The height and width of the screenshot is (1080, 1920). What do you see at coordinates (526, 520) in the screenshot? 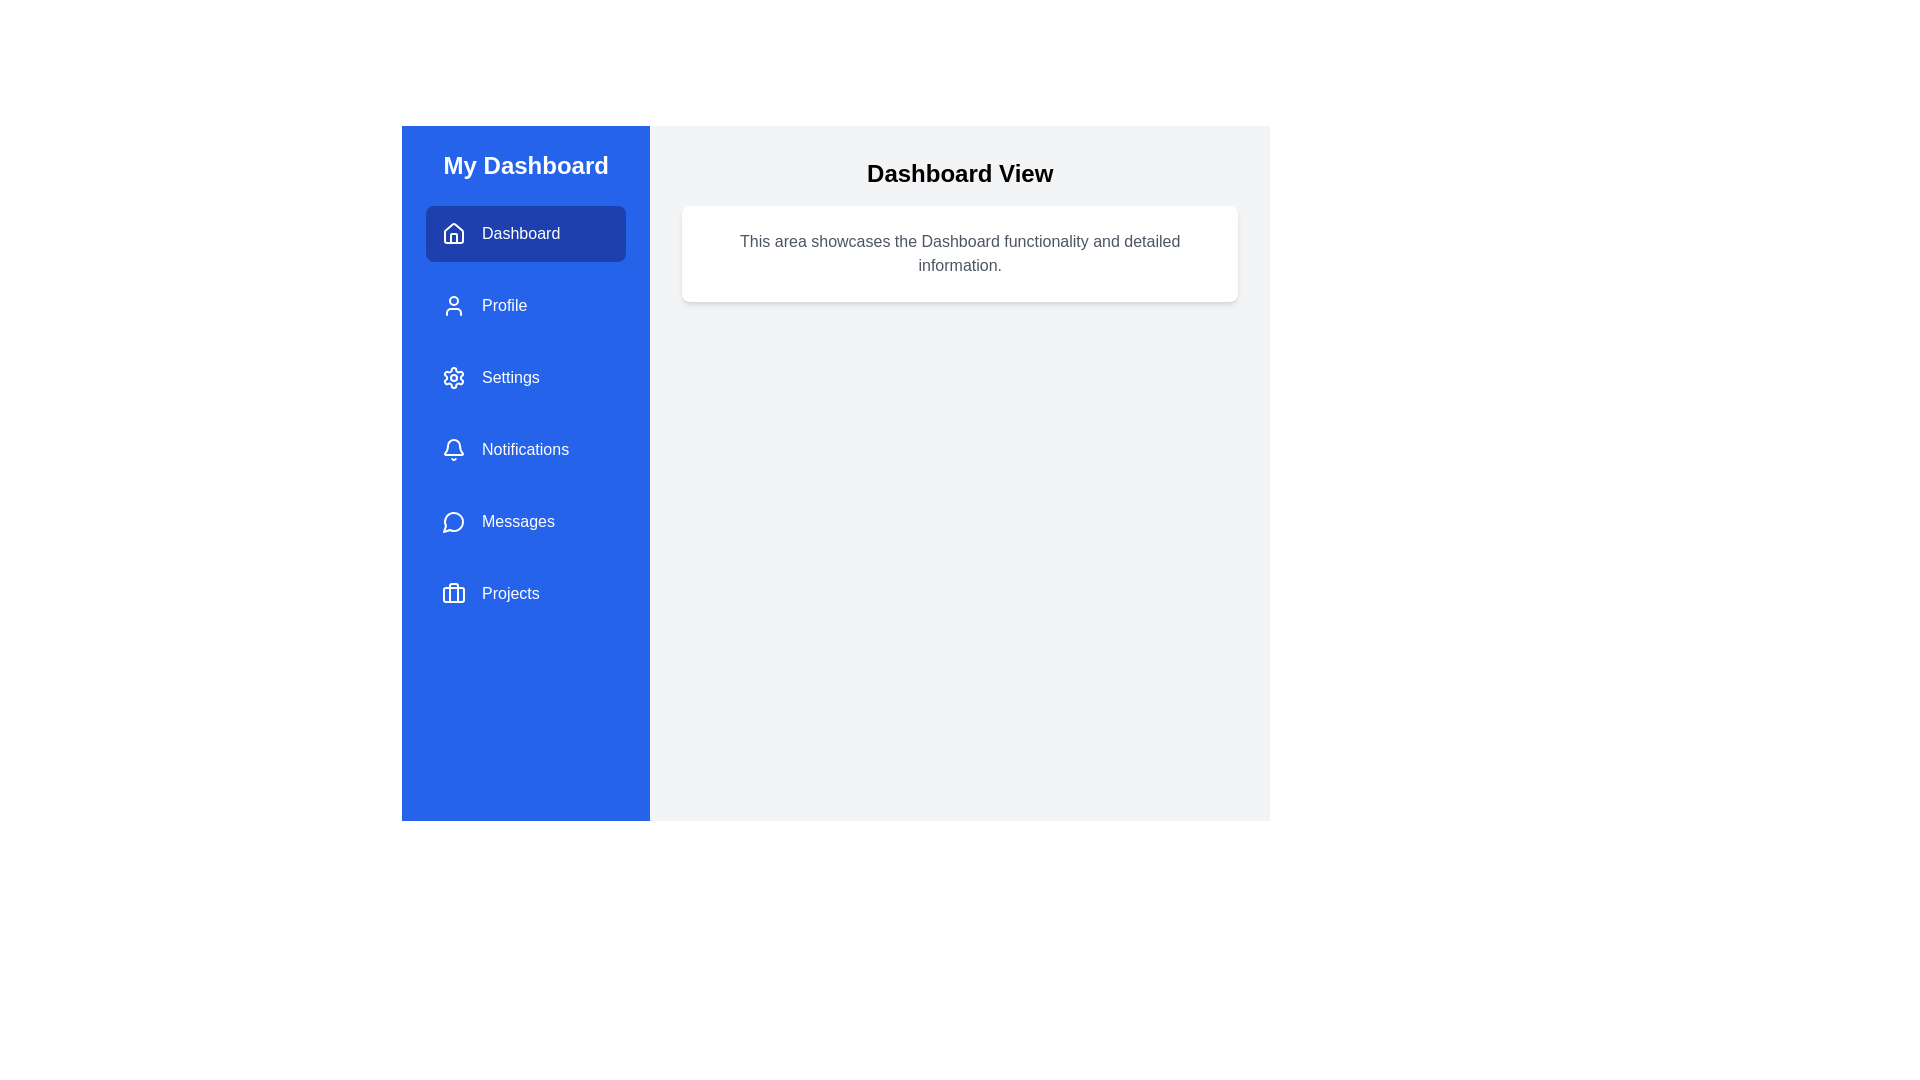
I see `the menu item Messages to navigate to its corresponding section` at bounding box center [526, 520].